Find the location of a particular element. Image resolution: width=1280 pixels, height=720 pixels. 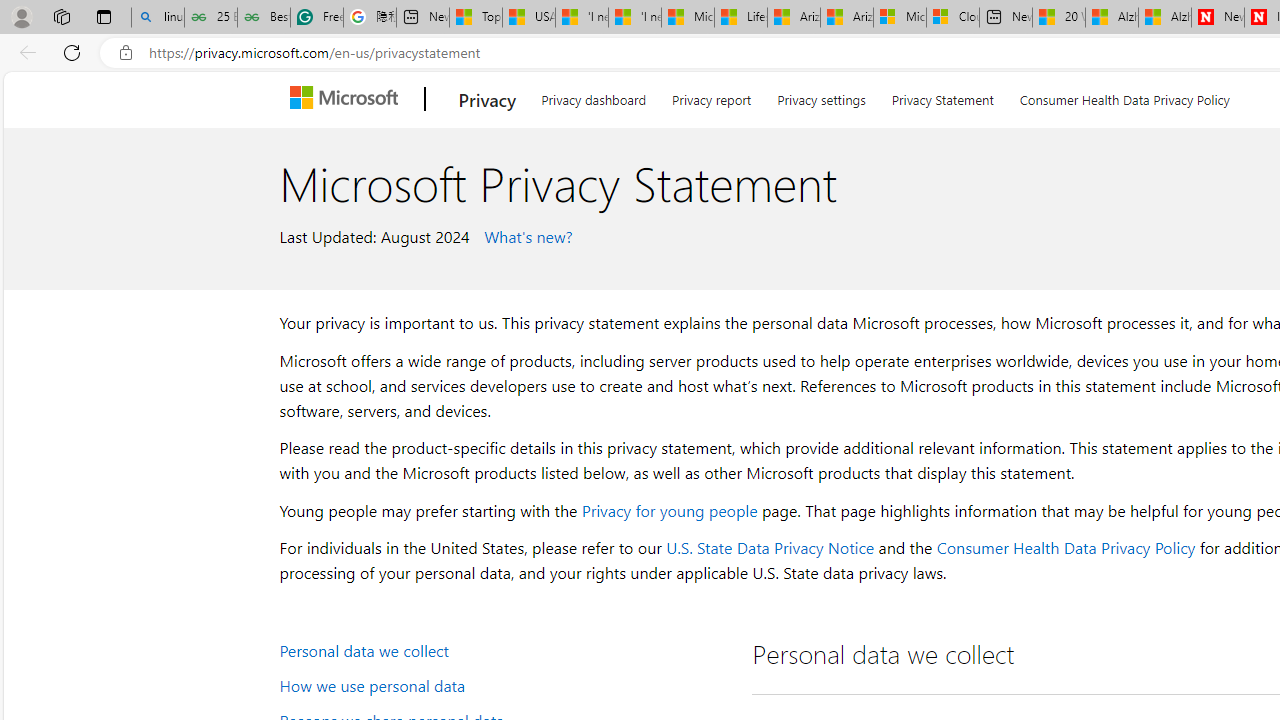

'Top Stories - MSN' is located at coordinates (475, 17).